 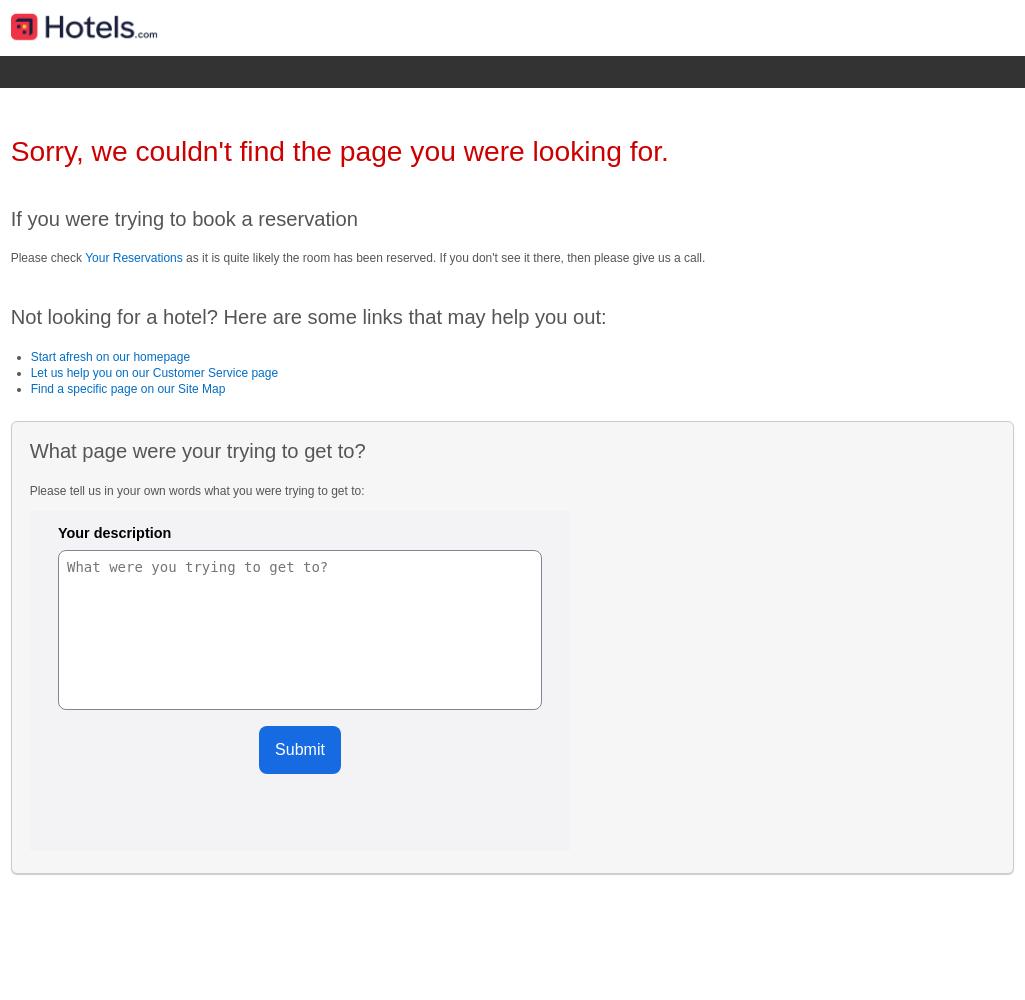 What do you see at coordinates (127, 389) in the screenshot?
I see `'Find a specific page on our Site Map'` at bounding box center [127, 389].